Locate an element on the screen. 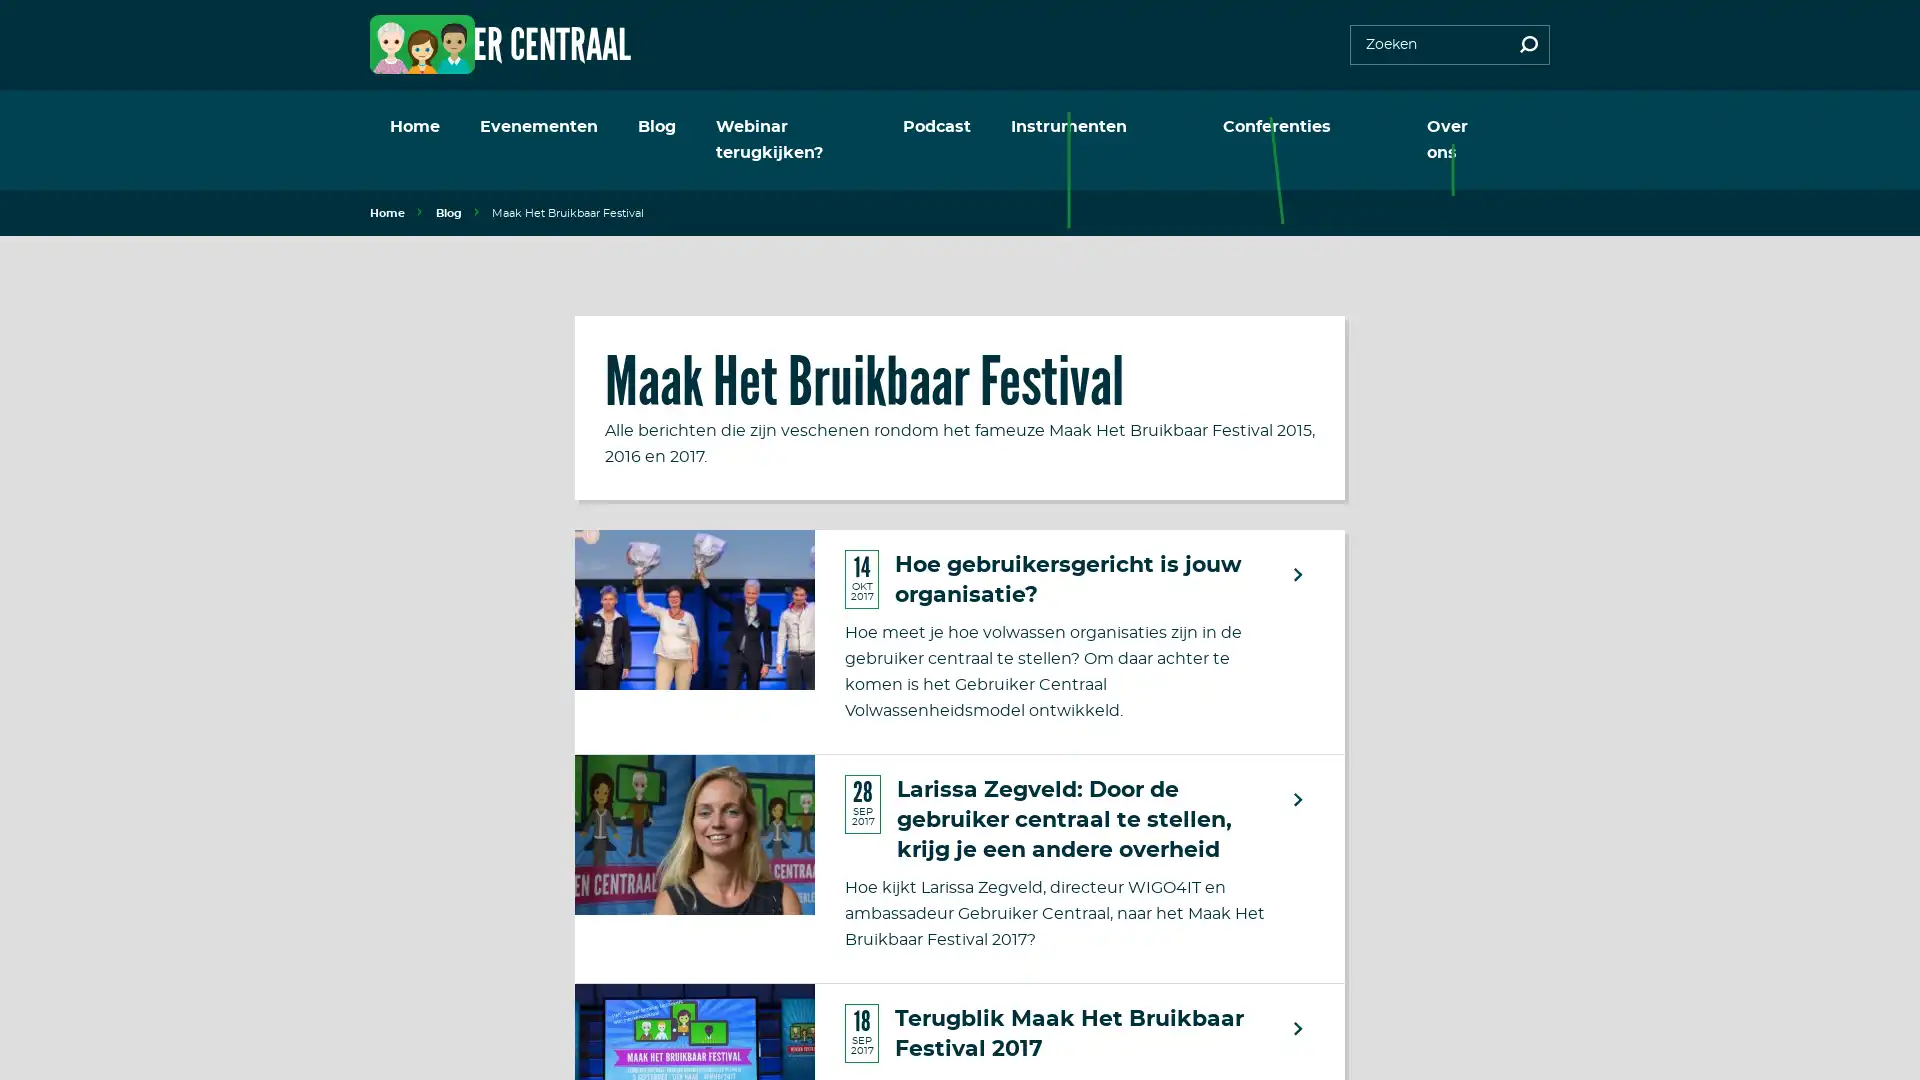 The image size is (1920, 1080). Toon submenu voor Conferenties is located at coordinates (1367, 127).